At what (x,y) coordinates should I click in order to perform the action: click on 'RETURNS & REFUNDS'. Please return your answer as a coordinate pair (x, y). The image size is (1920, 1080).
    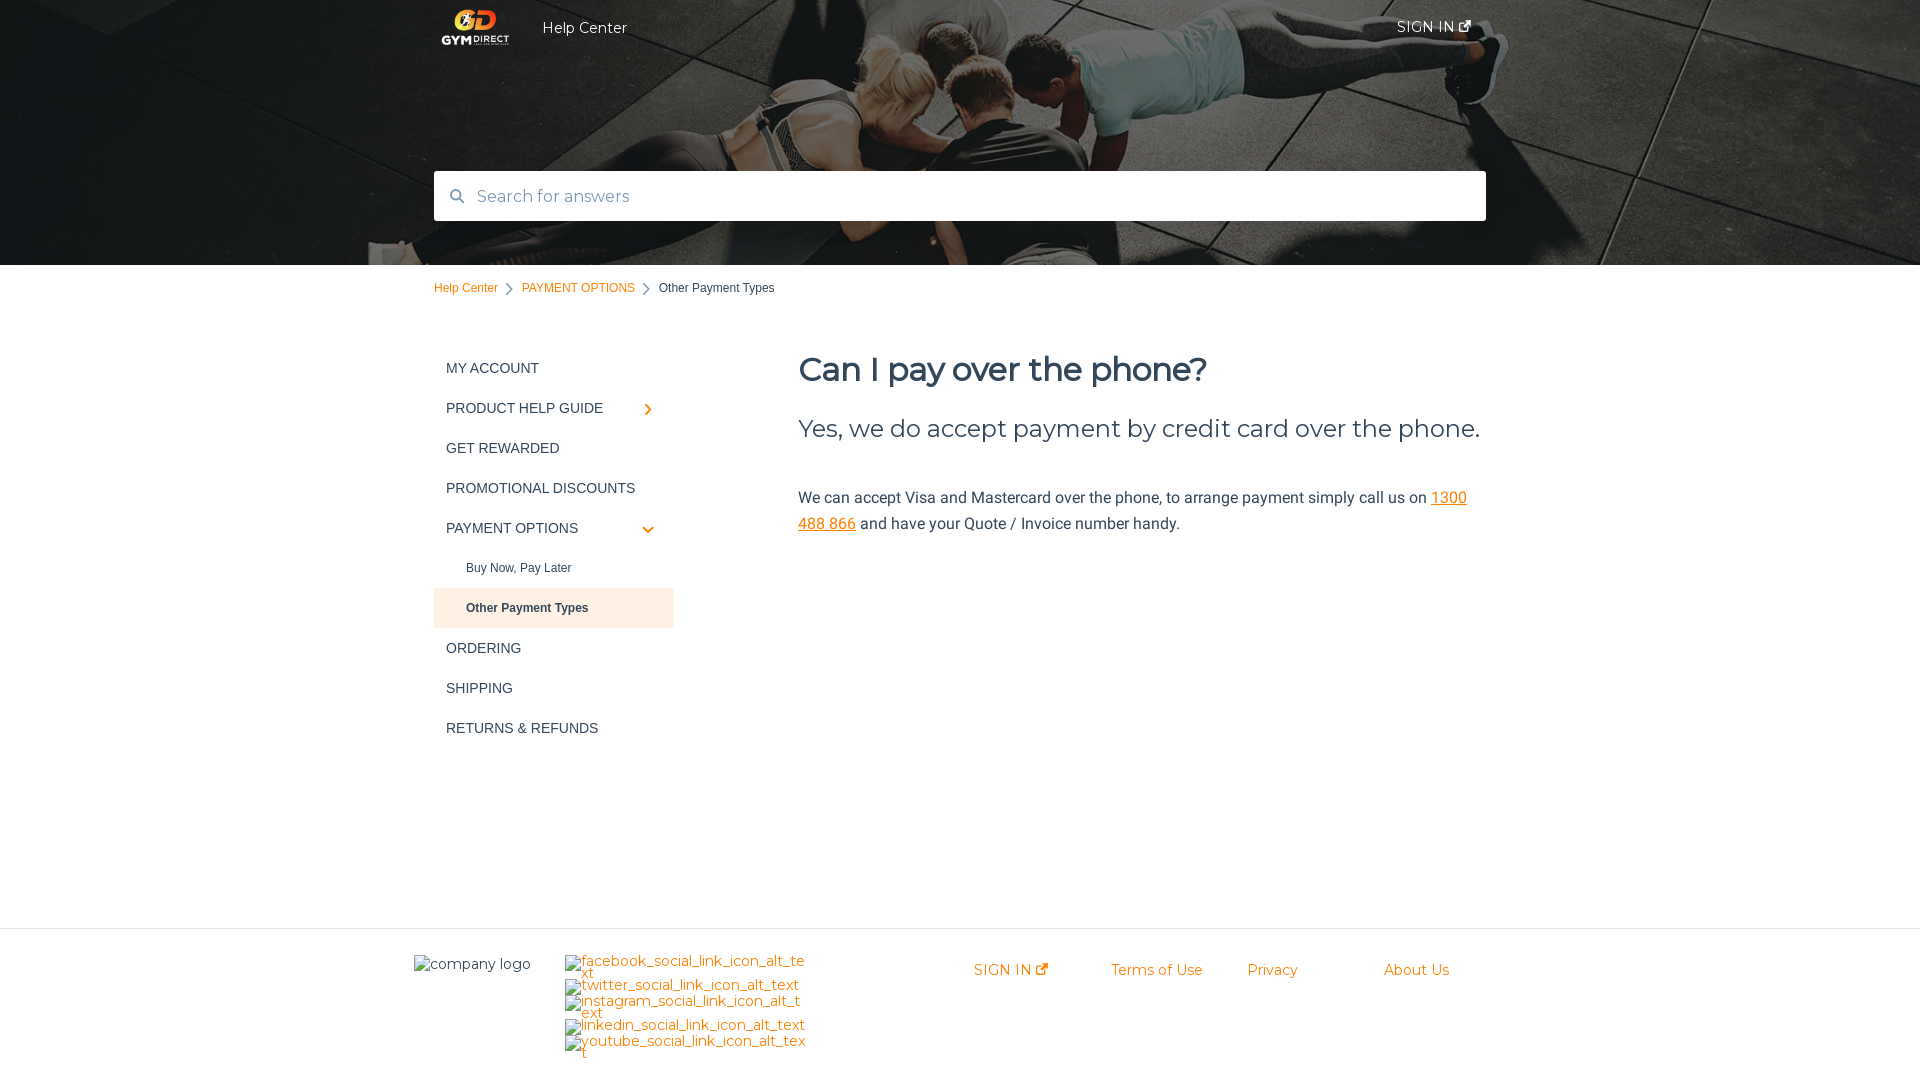
    Looking at the image, I should click on (553, 728).